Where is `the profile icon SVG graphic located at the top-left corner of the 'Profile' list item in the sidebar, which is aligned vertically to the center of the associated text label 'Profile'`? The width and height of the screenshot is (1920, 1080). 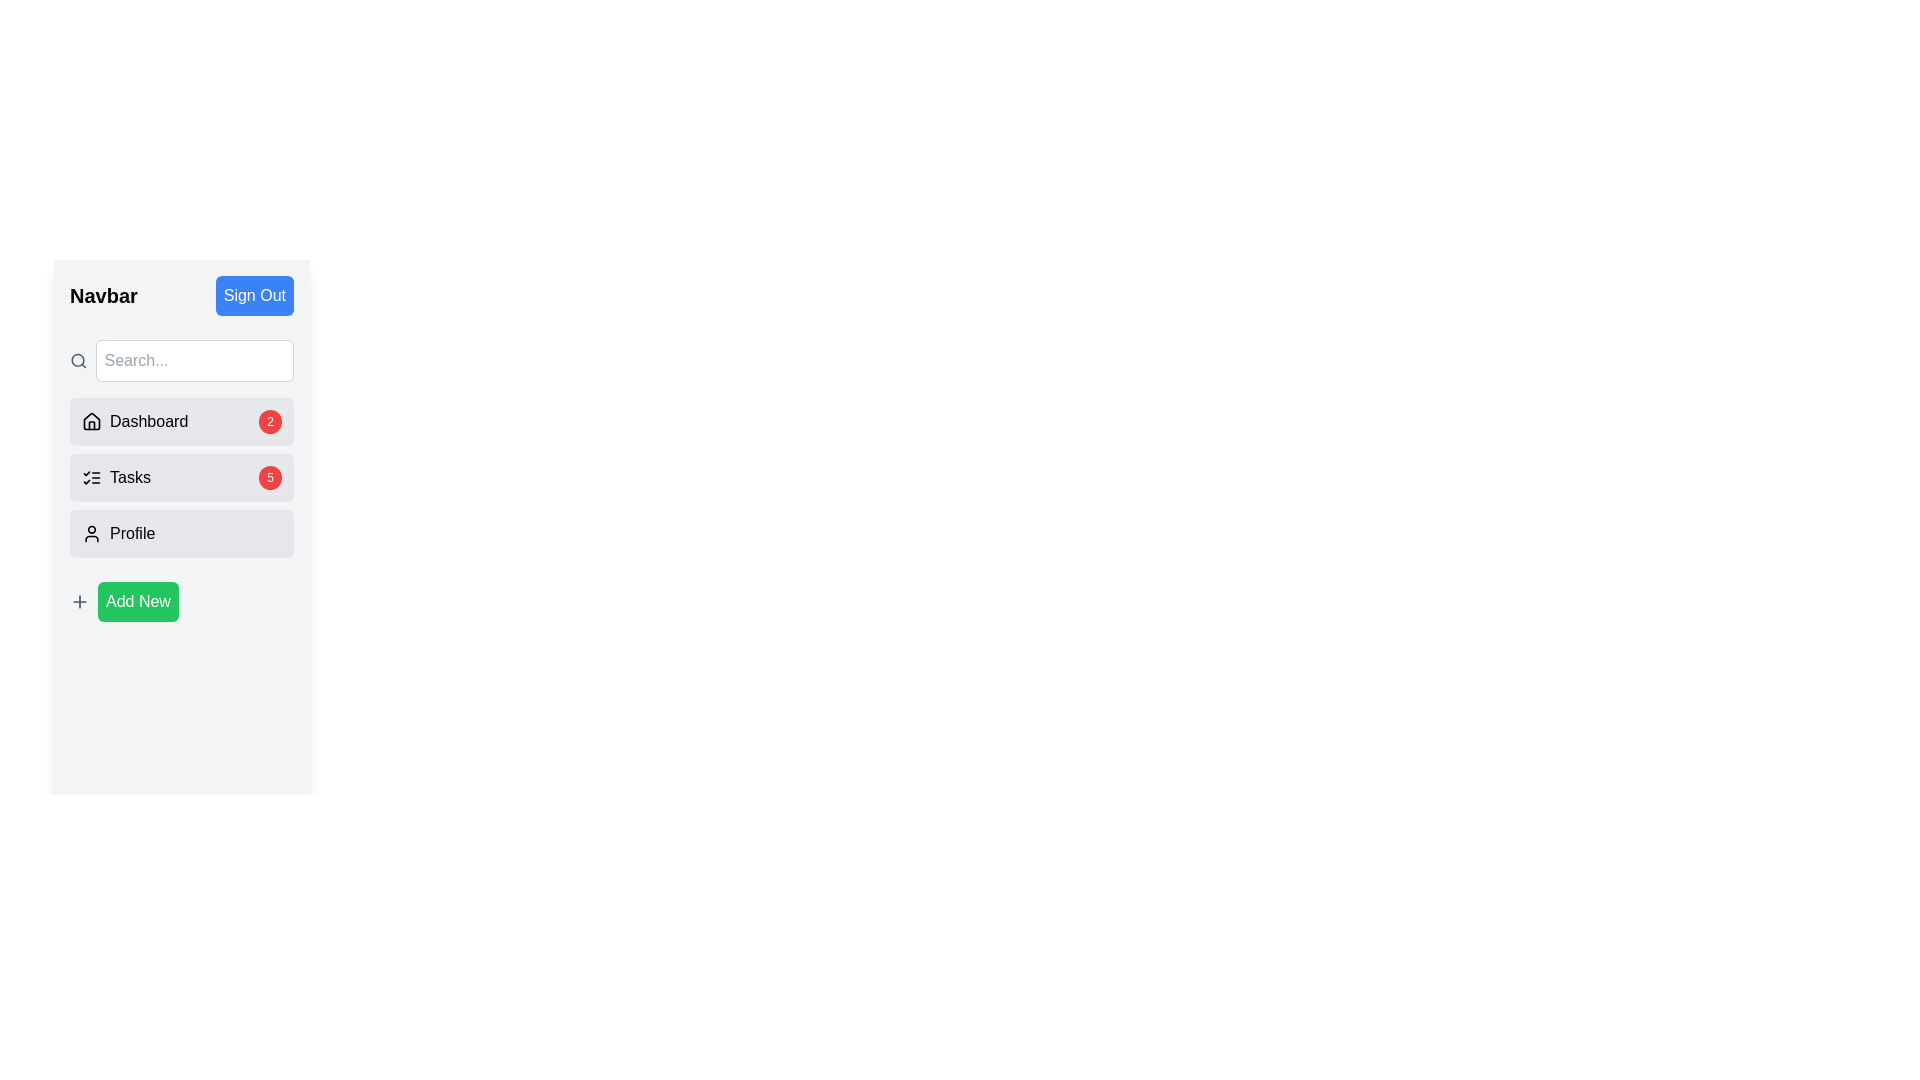 the profile icon SVG graphic located at the top-left corner of the 'Profile' list item in the sidebar, which is aligned vertically to the center of the associated text label 'Profile' is located at coordinates (90, 532).